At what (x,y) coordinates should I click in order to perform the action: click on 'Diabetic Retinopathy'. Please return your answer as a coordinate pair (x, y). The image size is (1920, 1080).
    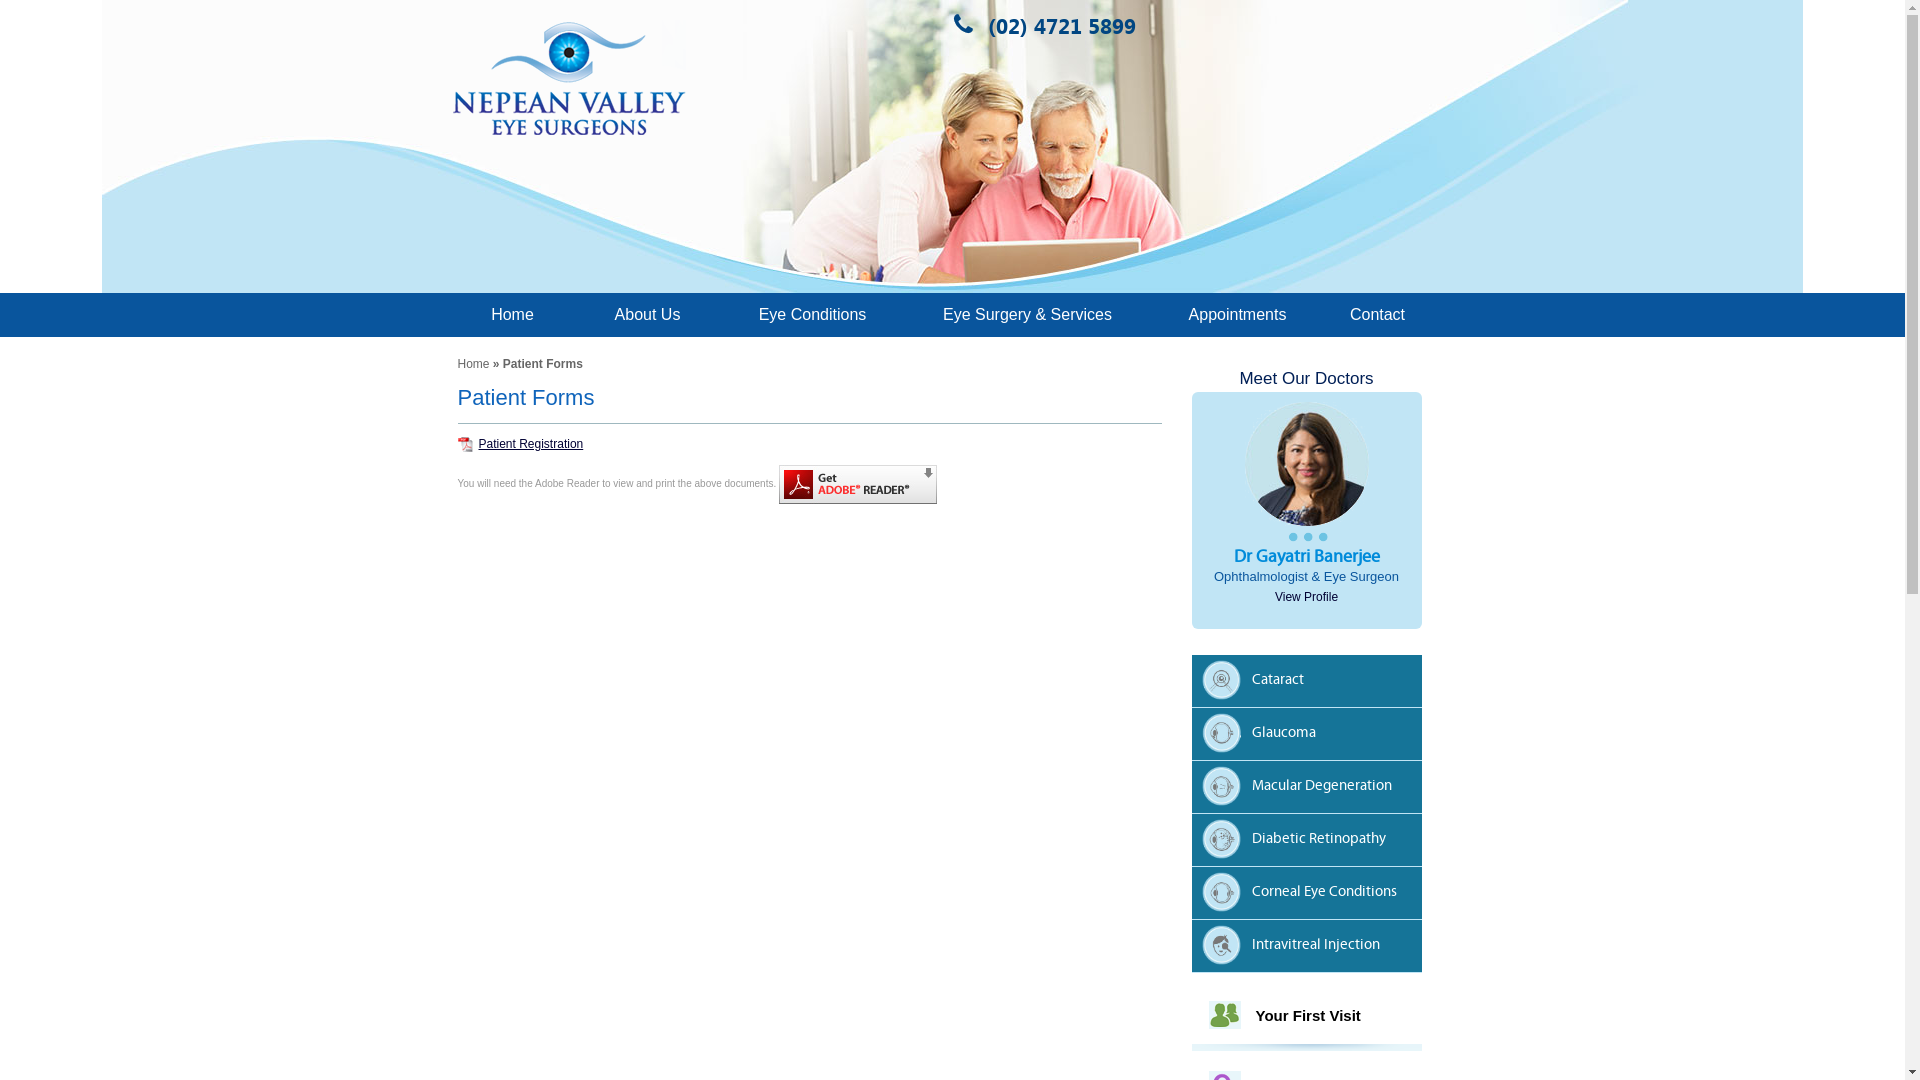
    Looking at the image, I should click on (1311, 842).